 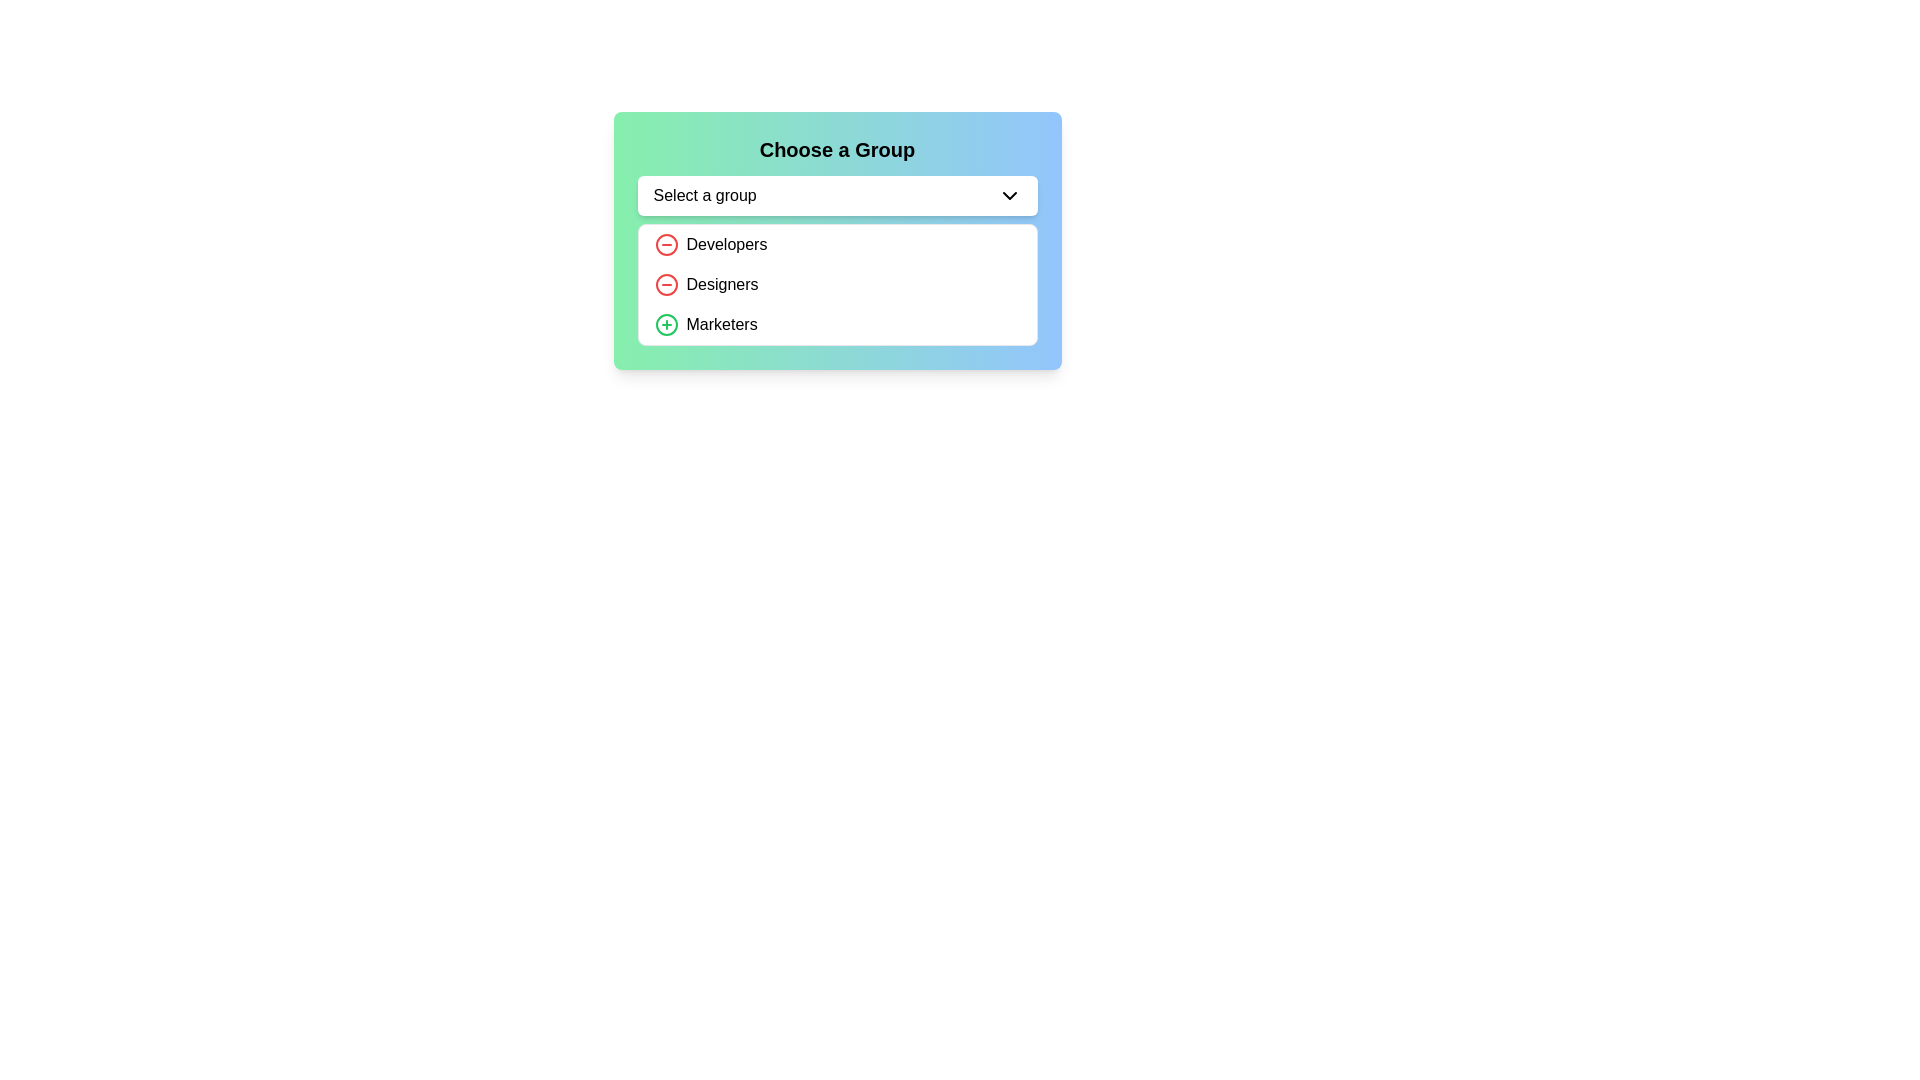 What do you see at coordinates (837, 196) in the screenshot?
I see `the Dropdown menu trigger labeled 'Select a group' to indicate focus` at bounding box center [837, 196].